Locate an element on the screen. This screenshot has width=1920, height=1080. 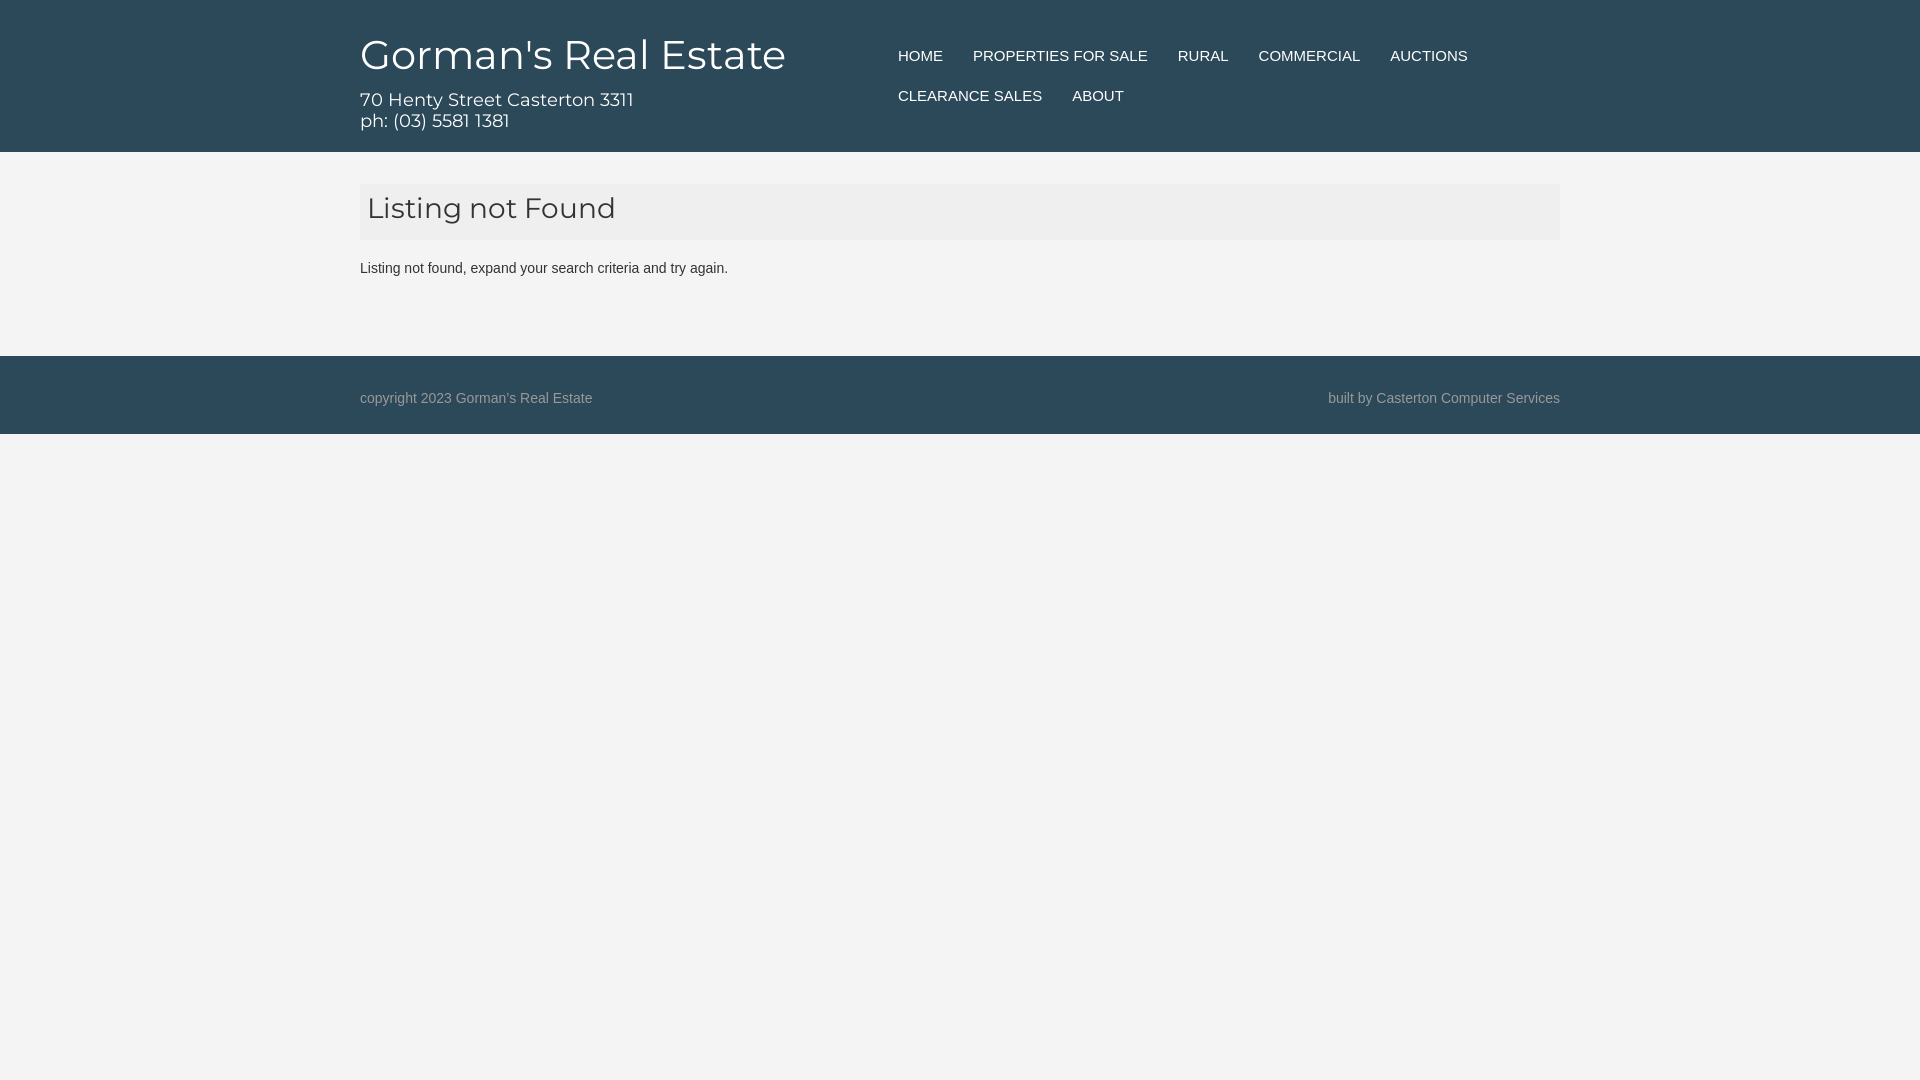
'Skip to content' is located at coordinates (920, 45).